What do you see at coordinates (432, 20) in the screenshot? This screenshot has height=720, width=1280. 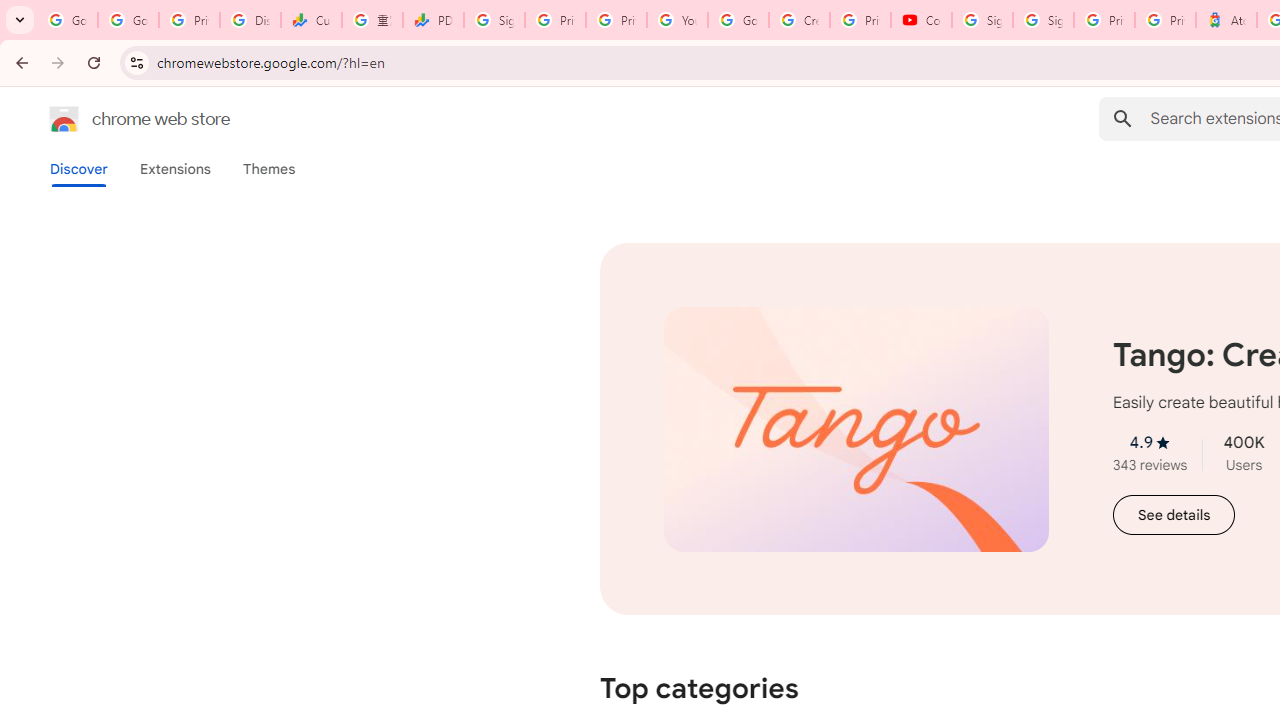 I see `'PDD Holdings Inc - ADR (PDD) Price & News - Google Finance'` at bounding box center [432, 20].